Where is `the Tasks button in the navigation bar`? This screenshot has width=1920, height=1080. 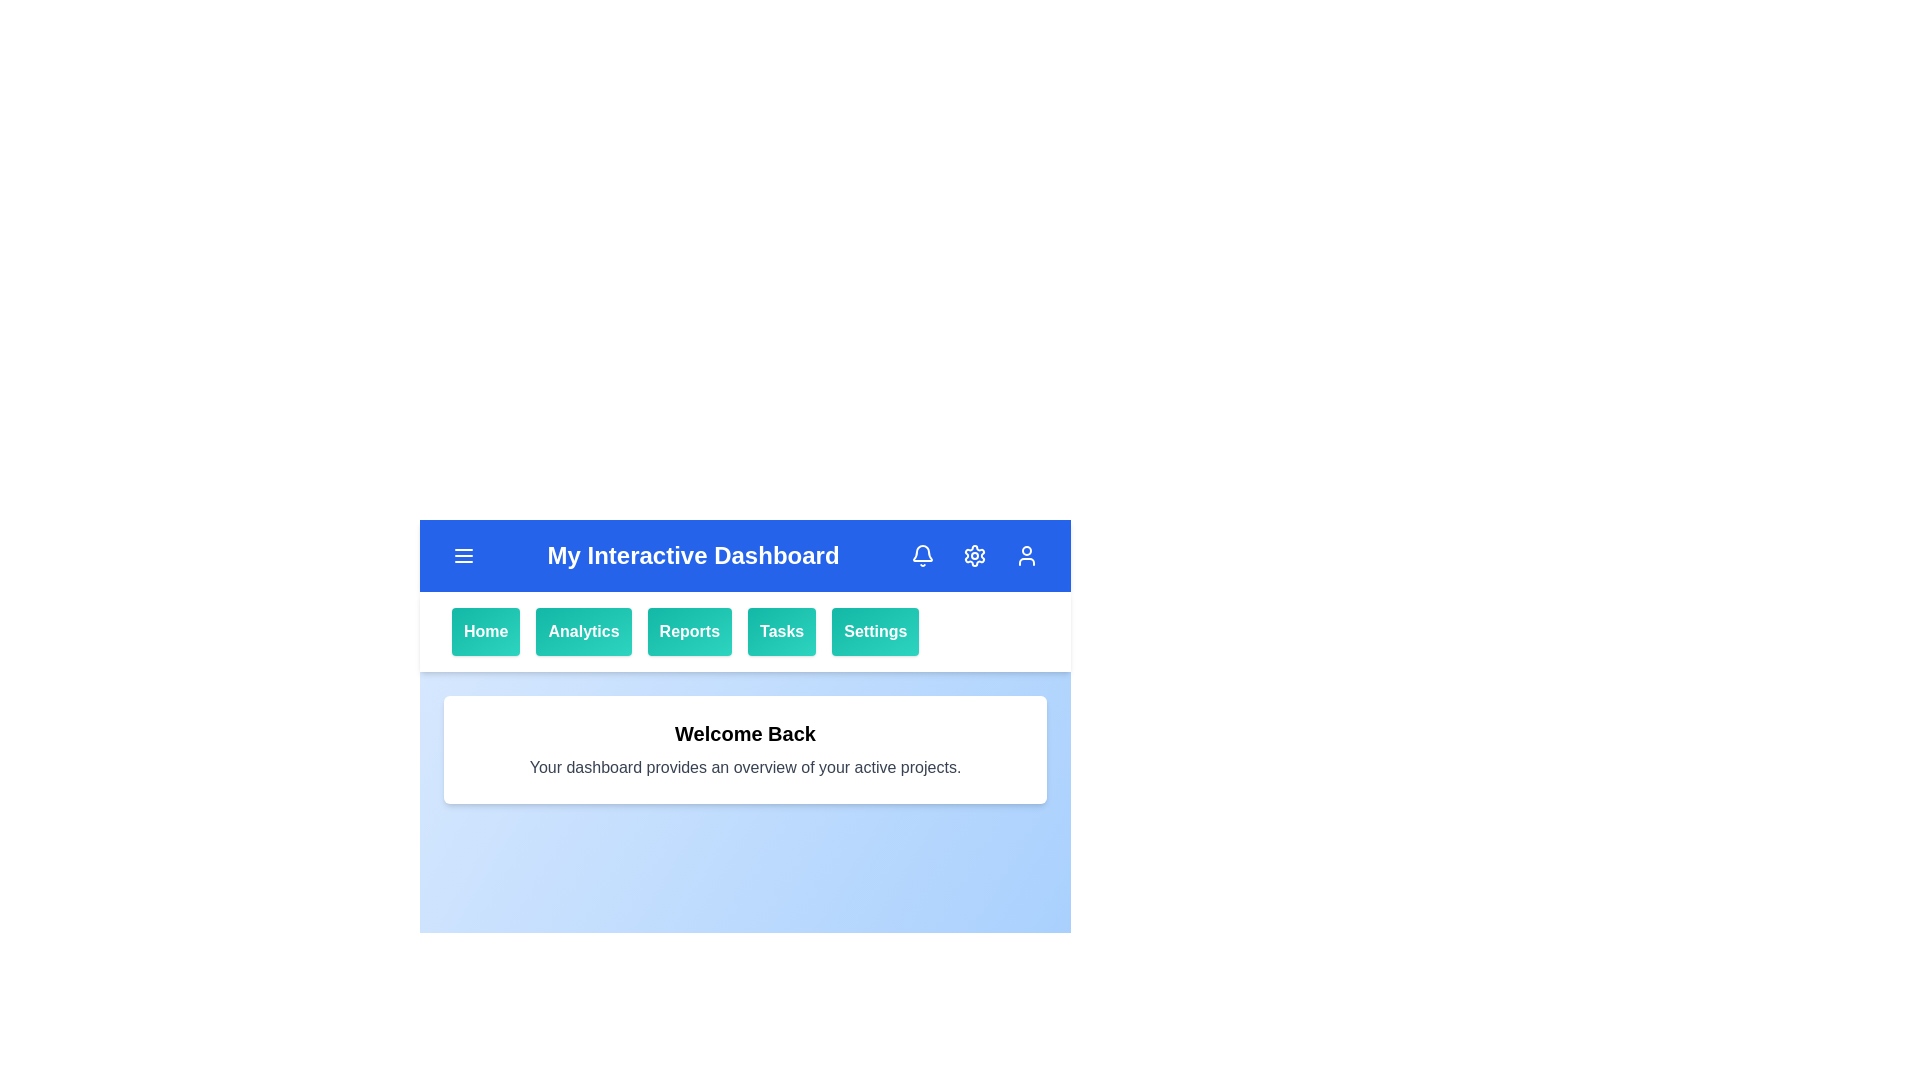 the Tasks button in the navigation bar is located at coordinates (781, 632).